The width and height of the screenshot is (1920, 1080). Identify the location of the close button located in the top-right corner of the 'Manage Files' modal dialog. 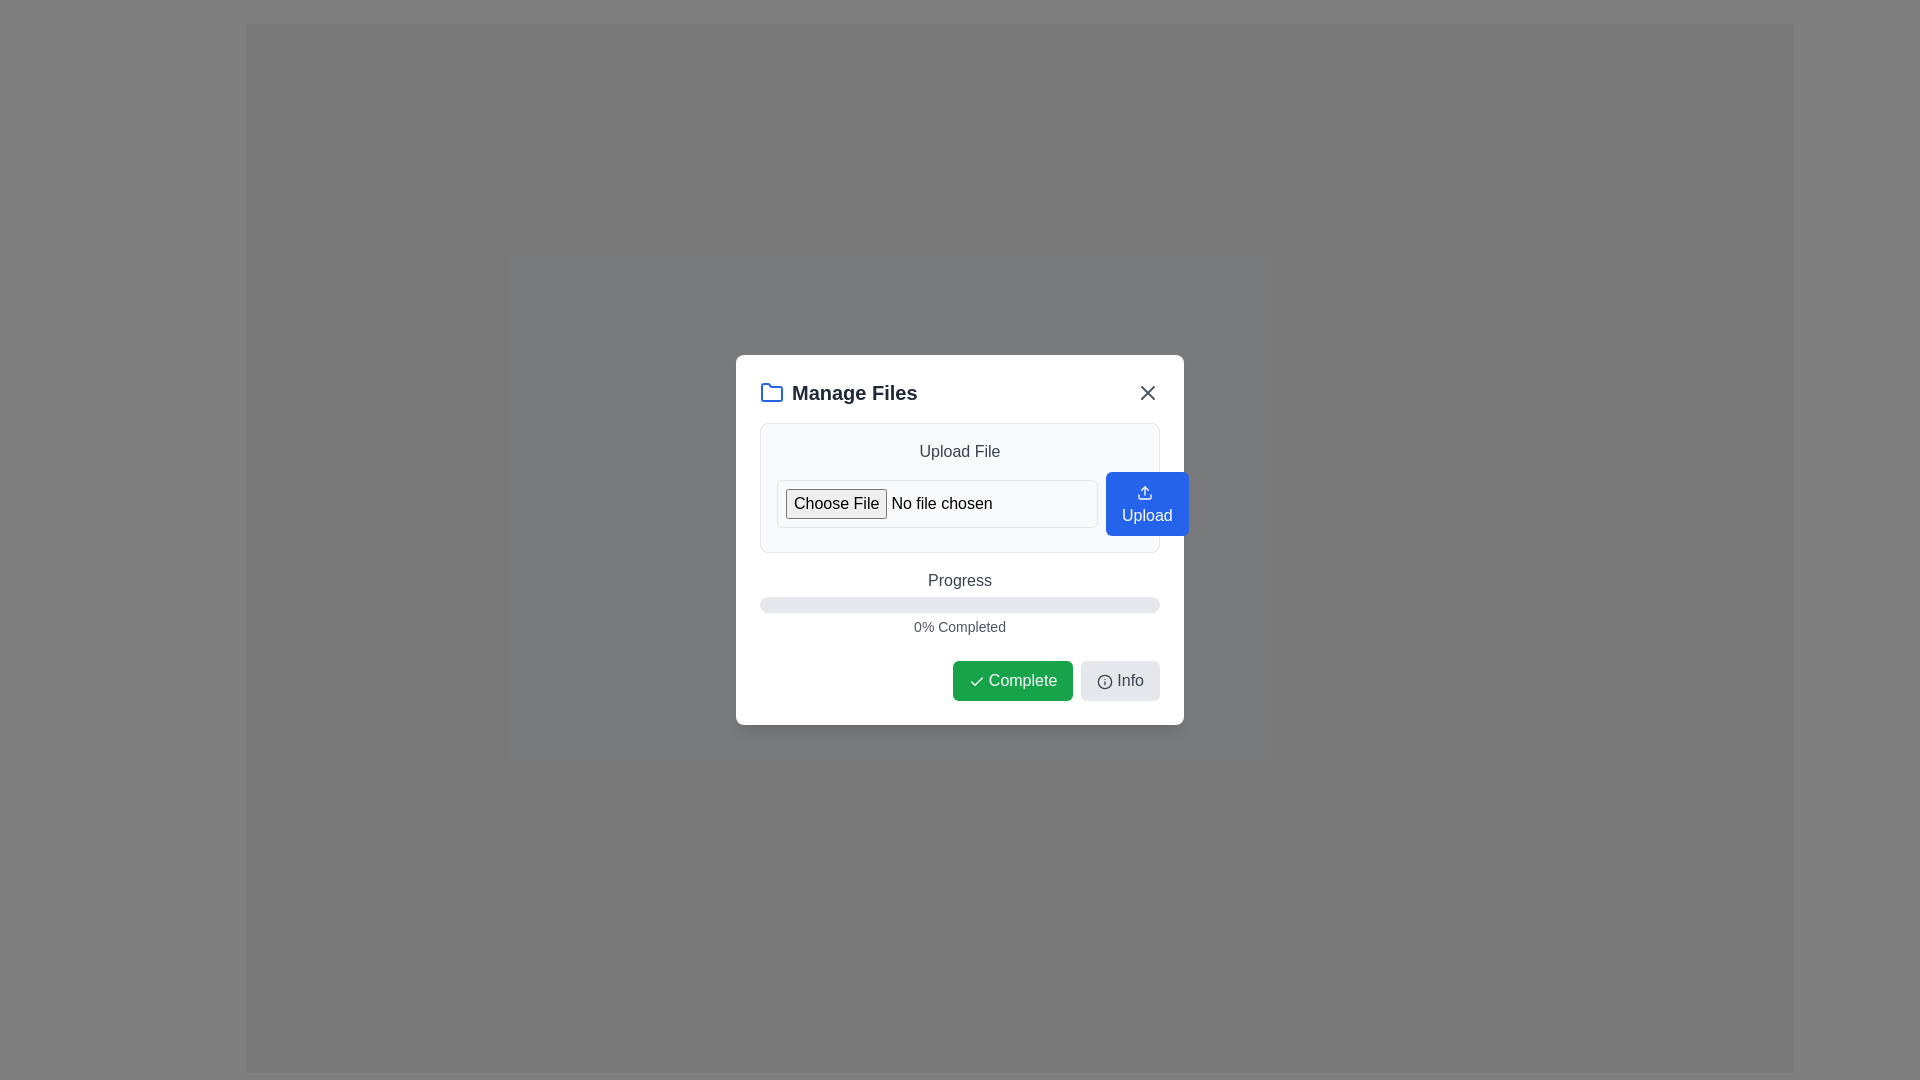
(1147, 393).